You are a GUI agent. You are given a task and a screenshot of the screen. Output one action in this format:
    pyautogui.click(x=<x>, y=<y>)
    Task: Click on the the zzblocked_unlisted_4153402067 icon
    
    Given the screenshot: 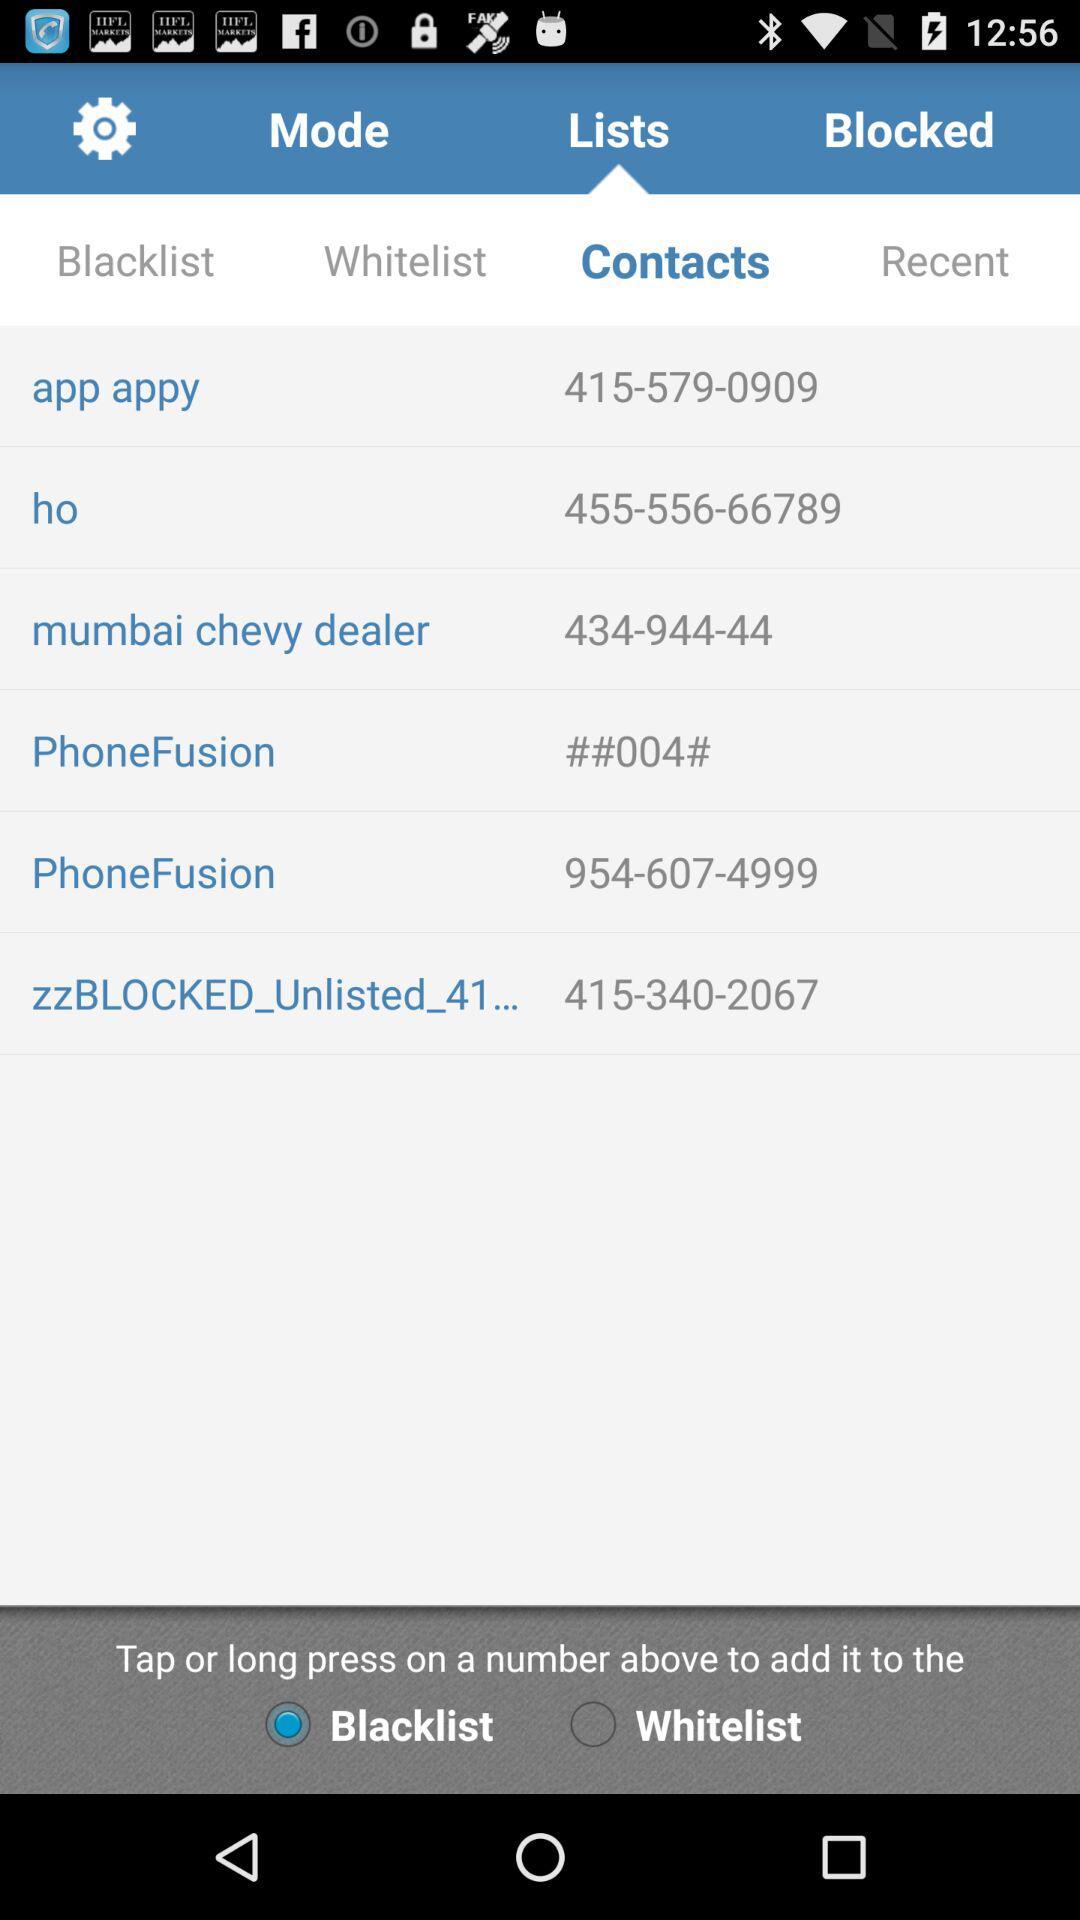 What is the action you would take?
    pyautogui.click(x=281, y=993)
    